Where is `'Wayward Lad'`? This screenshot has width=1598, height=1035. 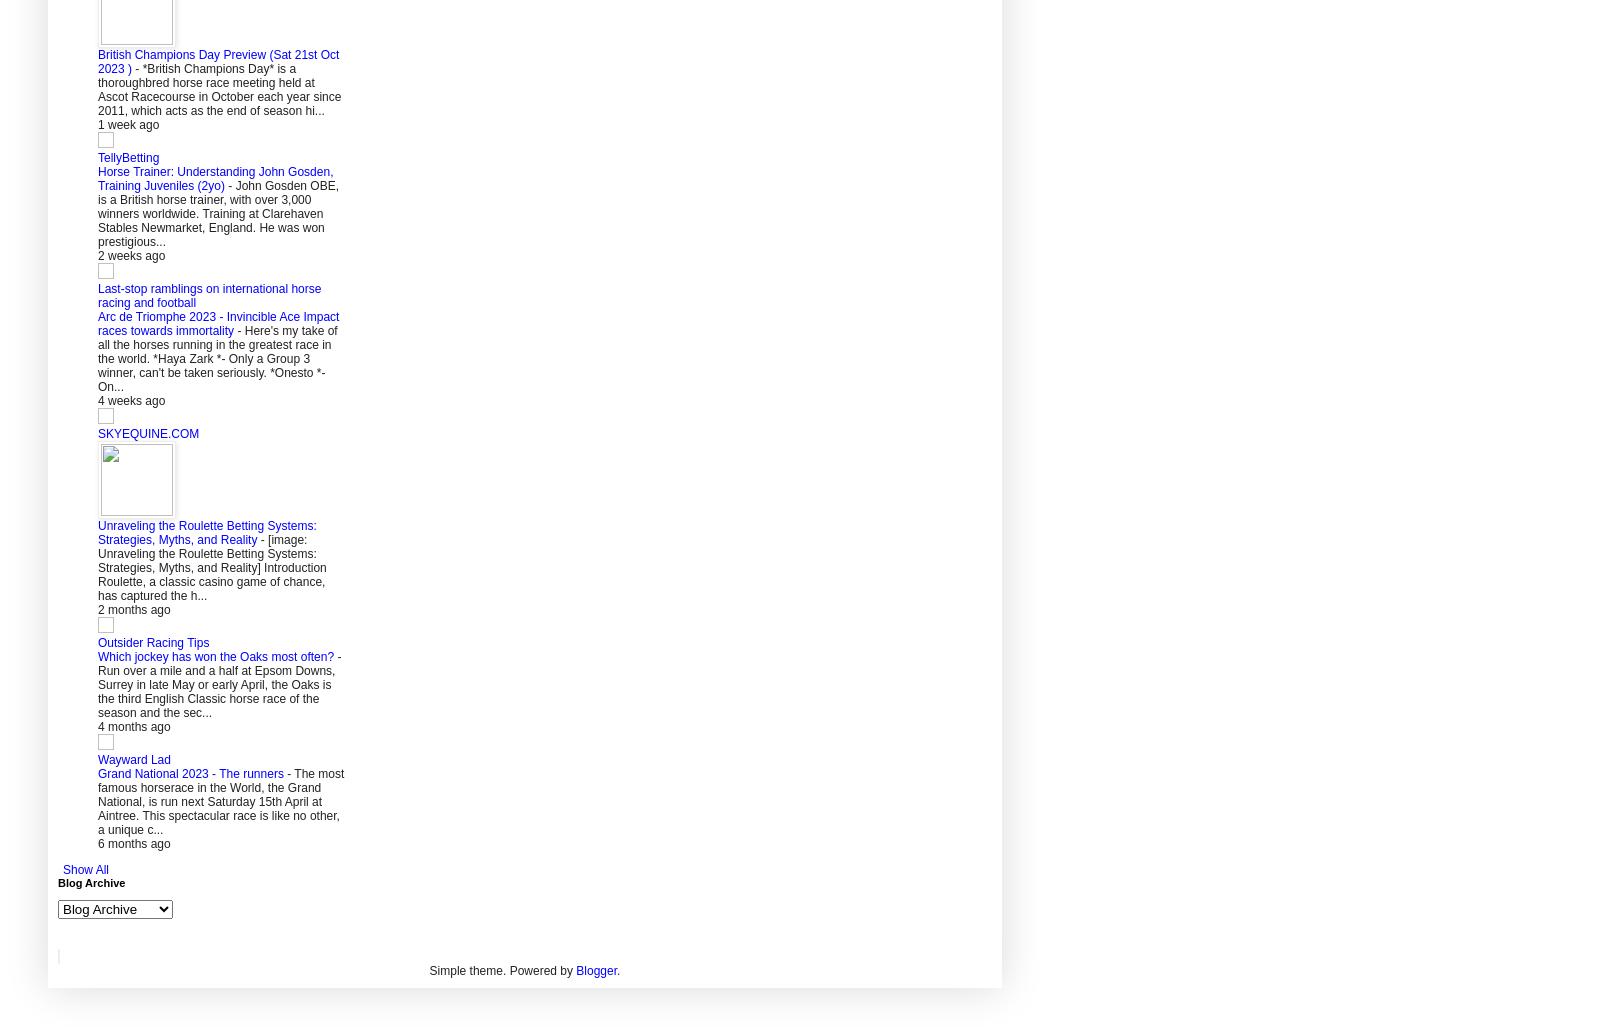
'Wayward Lad' is located at coordinates (133, 759).